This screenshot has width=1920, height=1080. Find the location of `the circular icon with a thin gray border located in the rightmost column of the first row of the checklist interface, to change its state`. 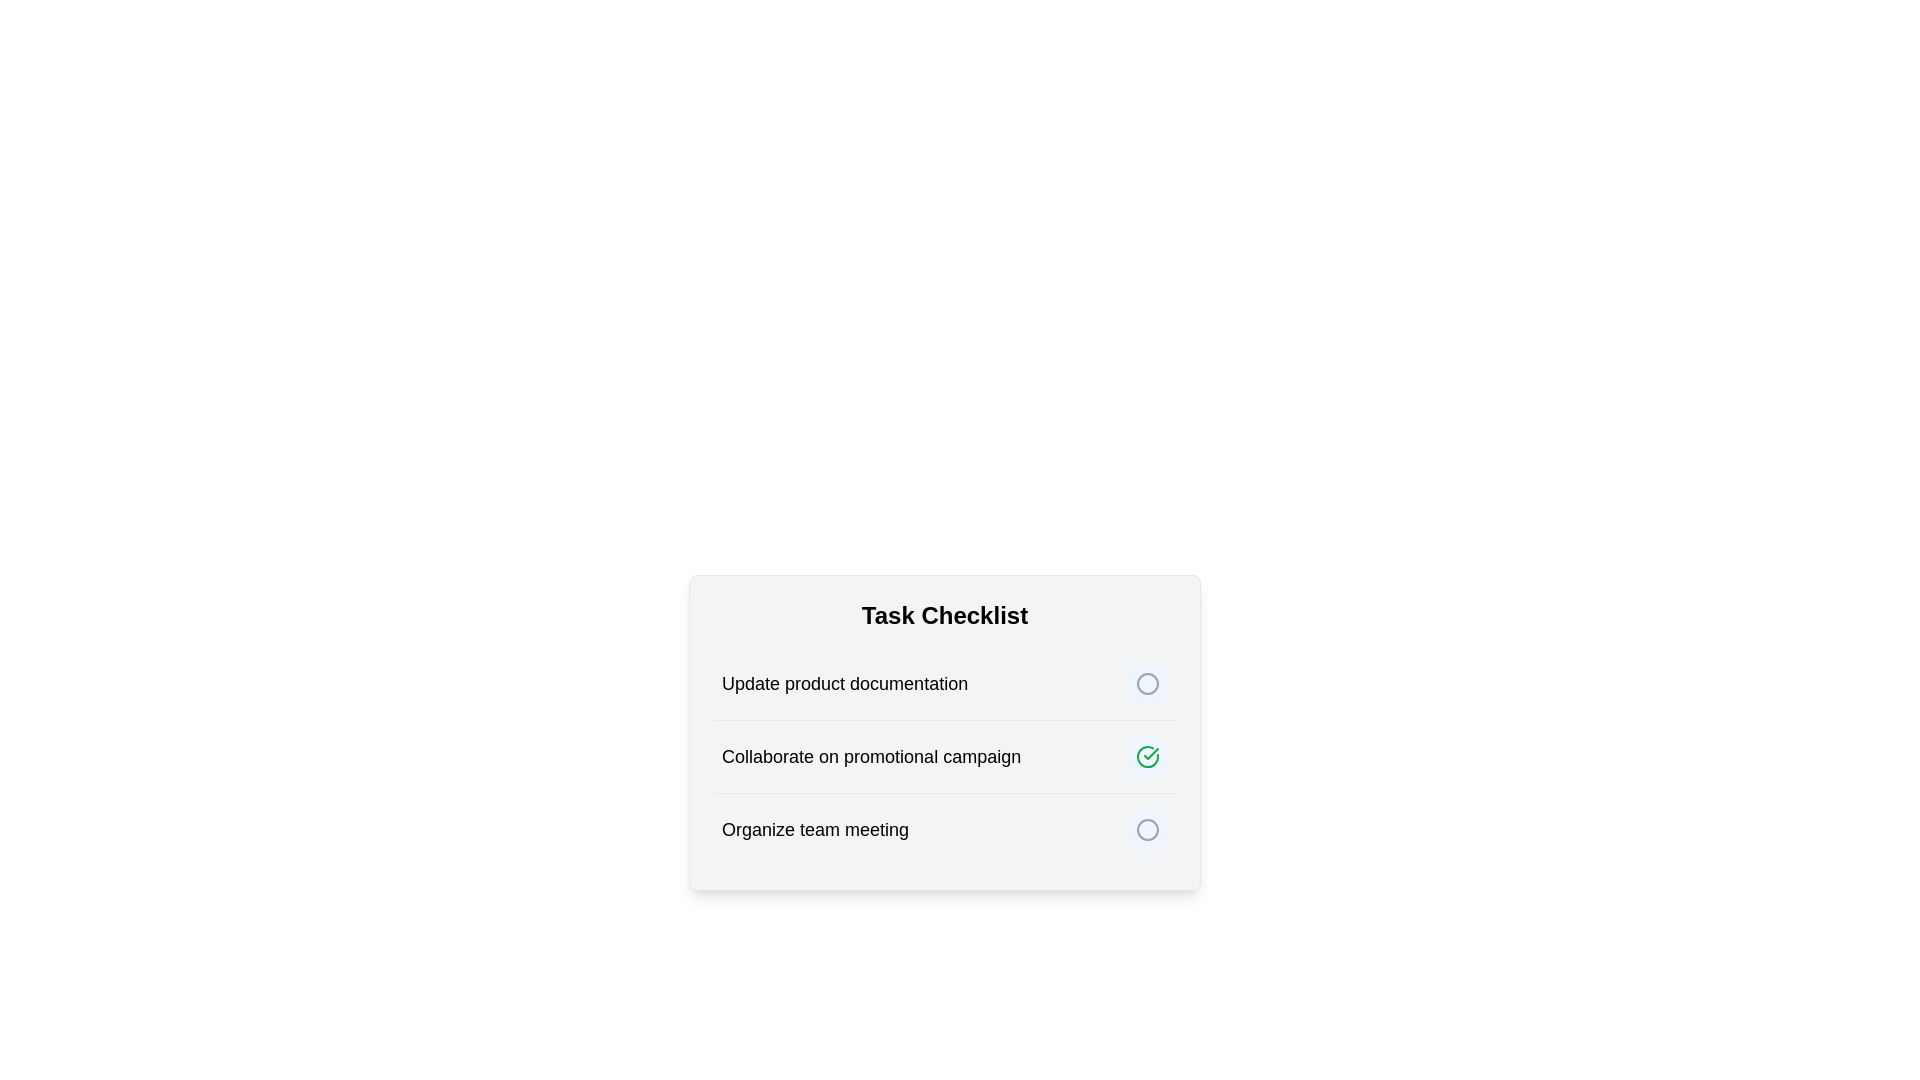

the circular icon with a thin gray border located in the rightmost column of the first row of the checklist interface, to change its state is located at coordinates (1147, 682).